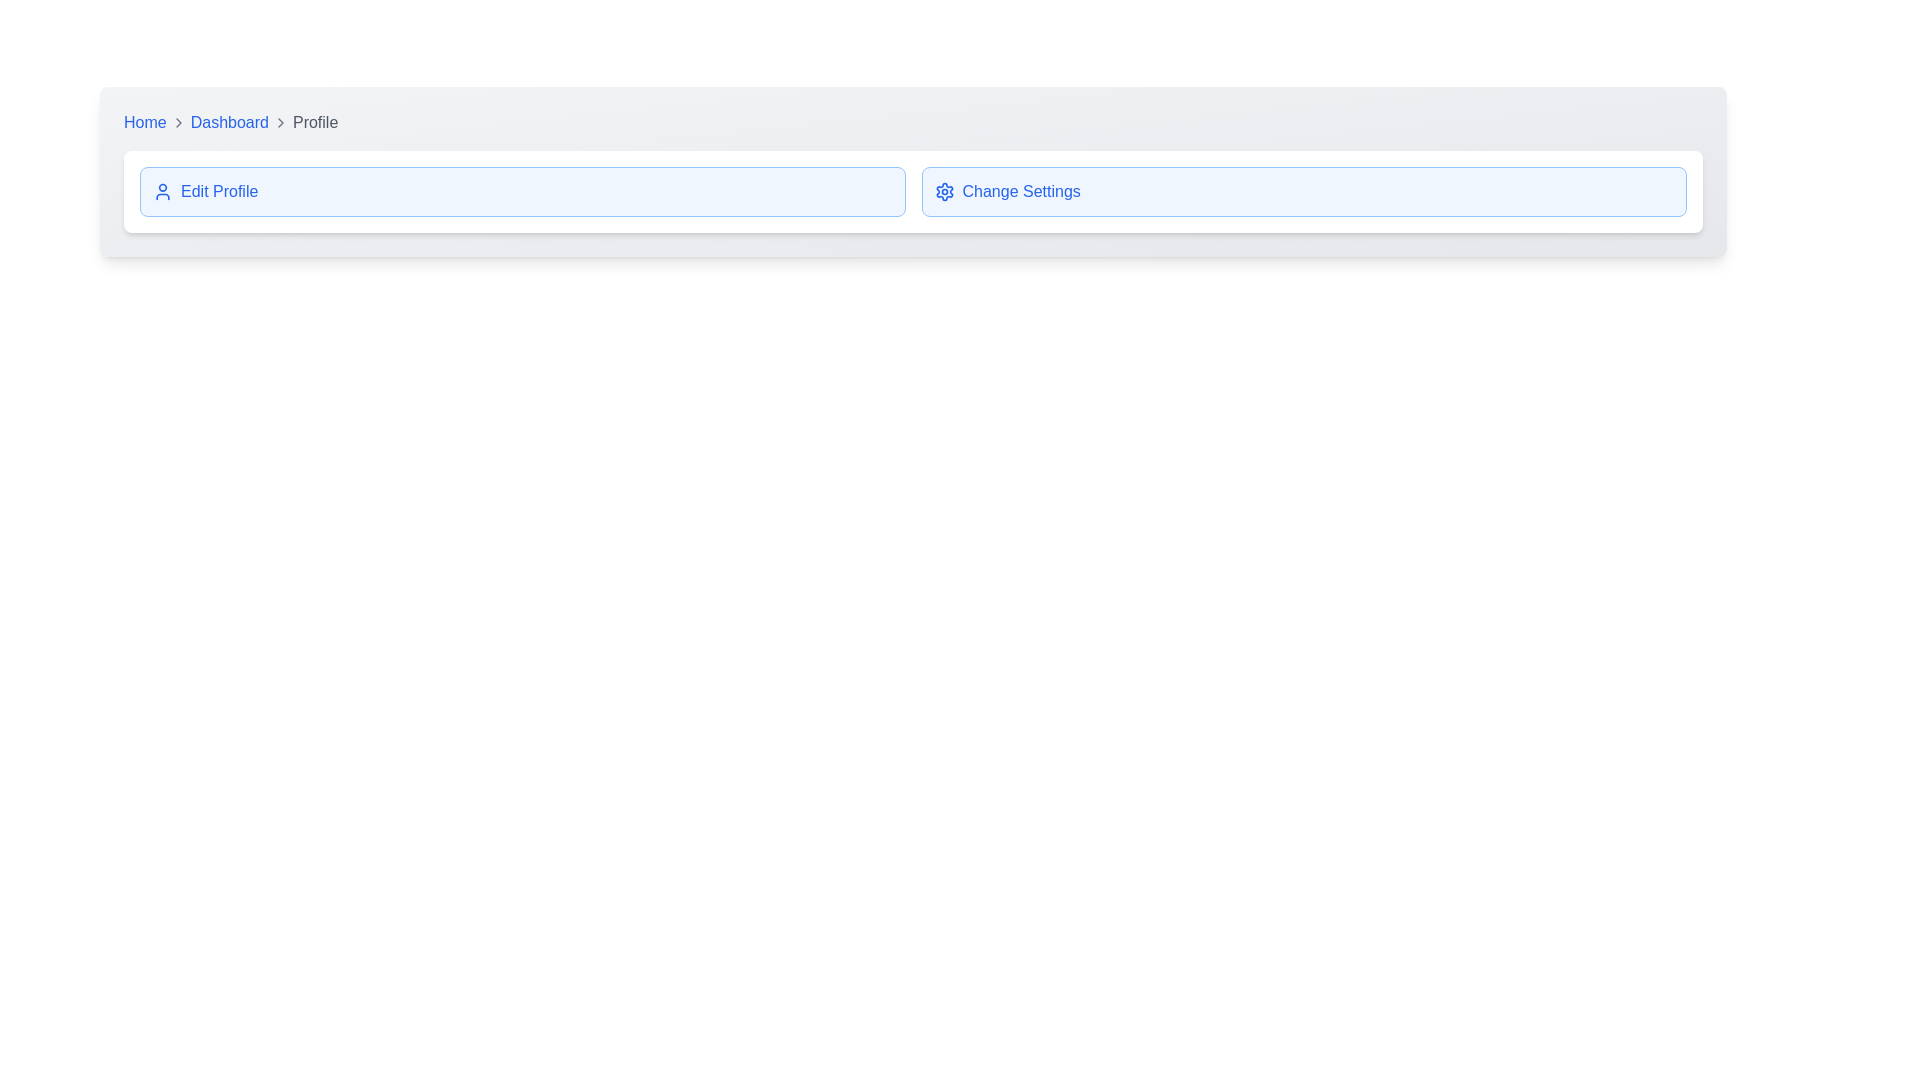  Describe the element at coordinates (163, 192) in the screenshot. I see `the user profile icon located on the left side of the 'Edit Profile' button` at that location.